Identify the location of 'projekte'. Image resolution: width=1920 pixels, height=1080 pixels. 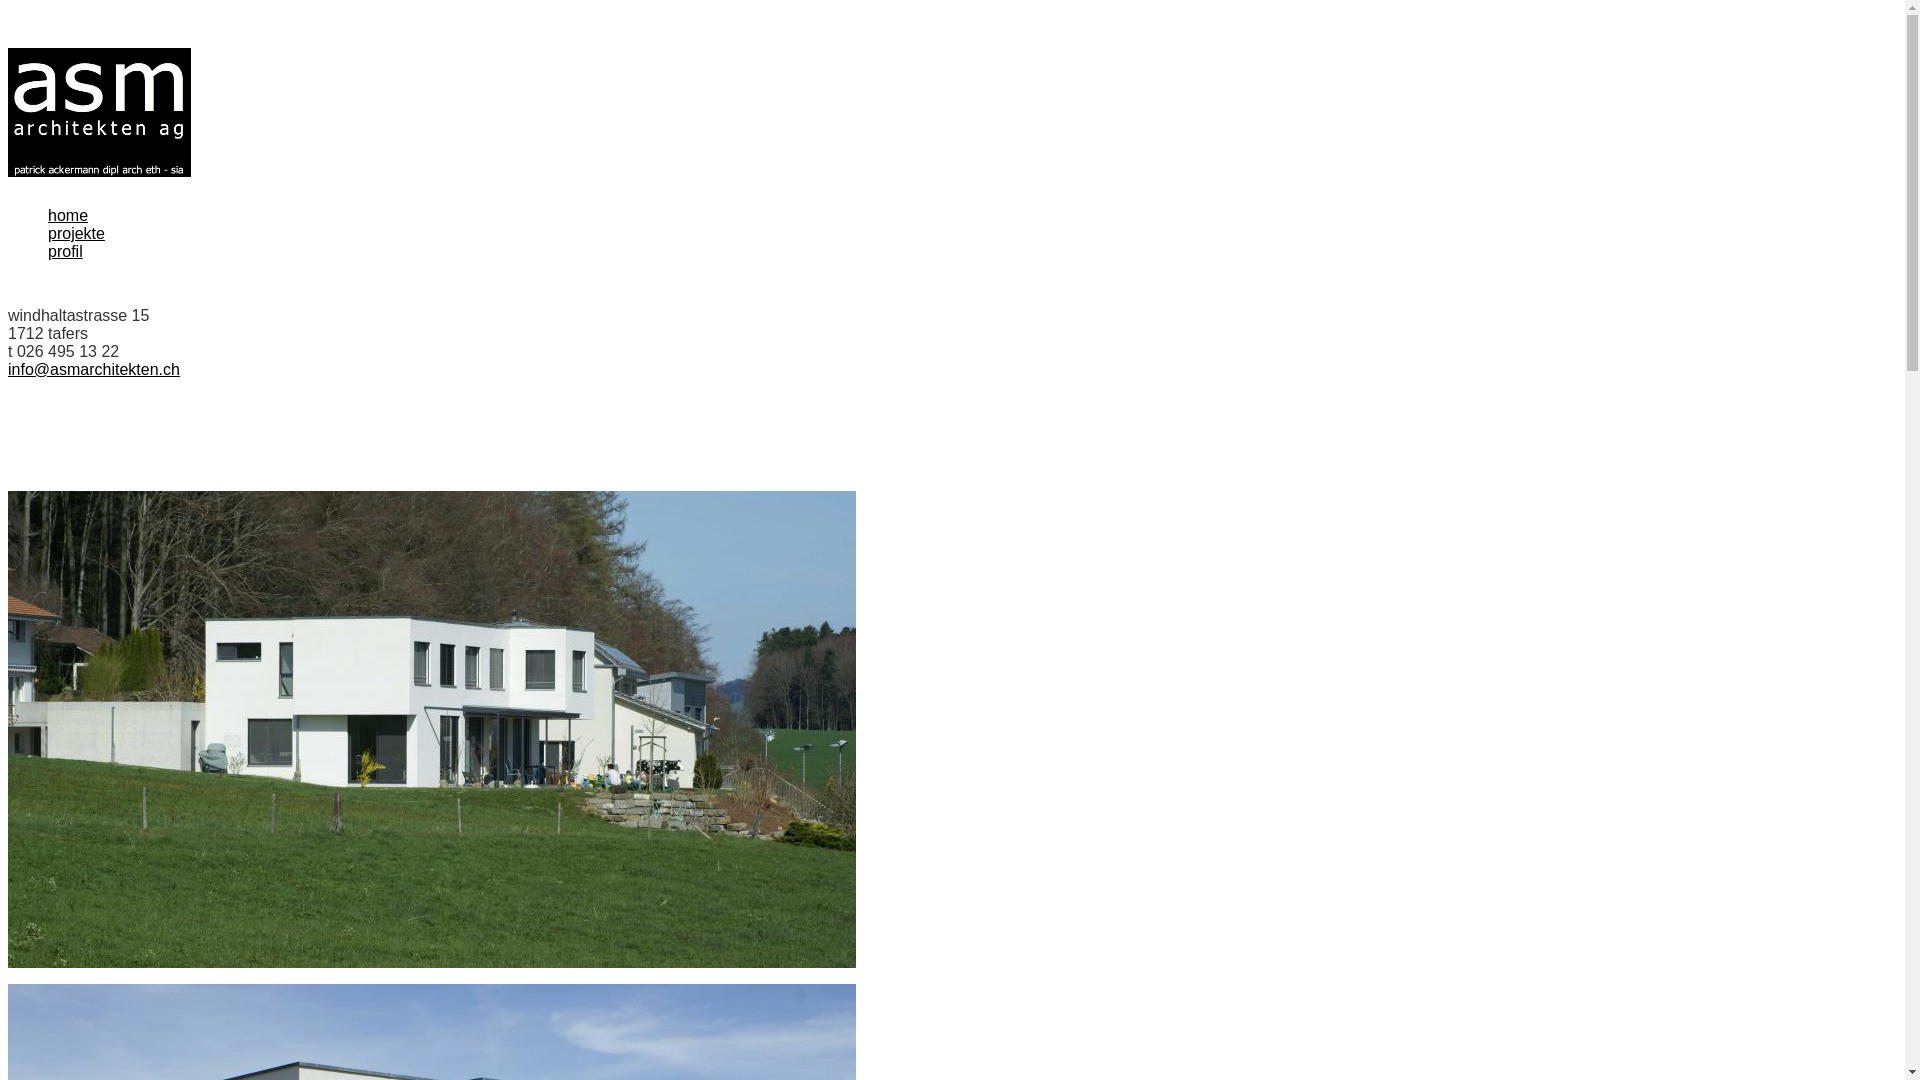
(76, 232).